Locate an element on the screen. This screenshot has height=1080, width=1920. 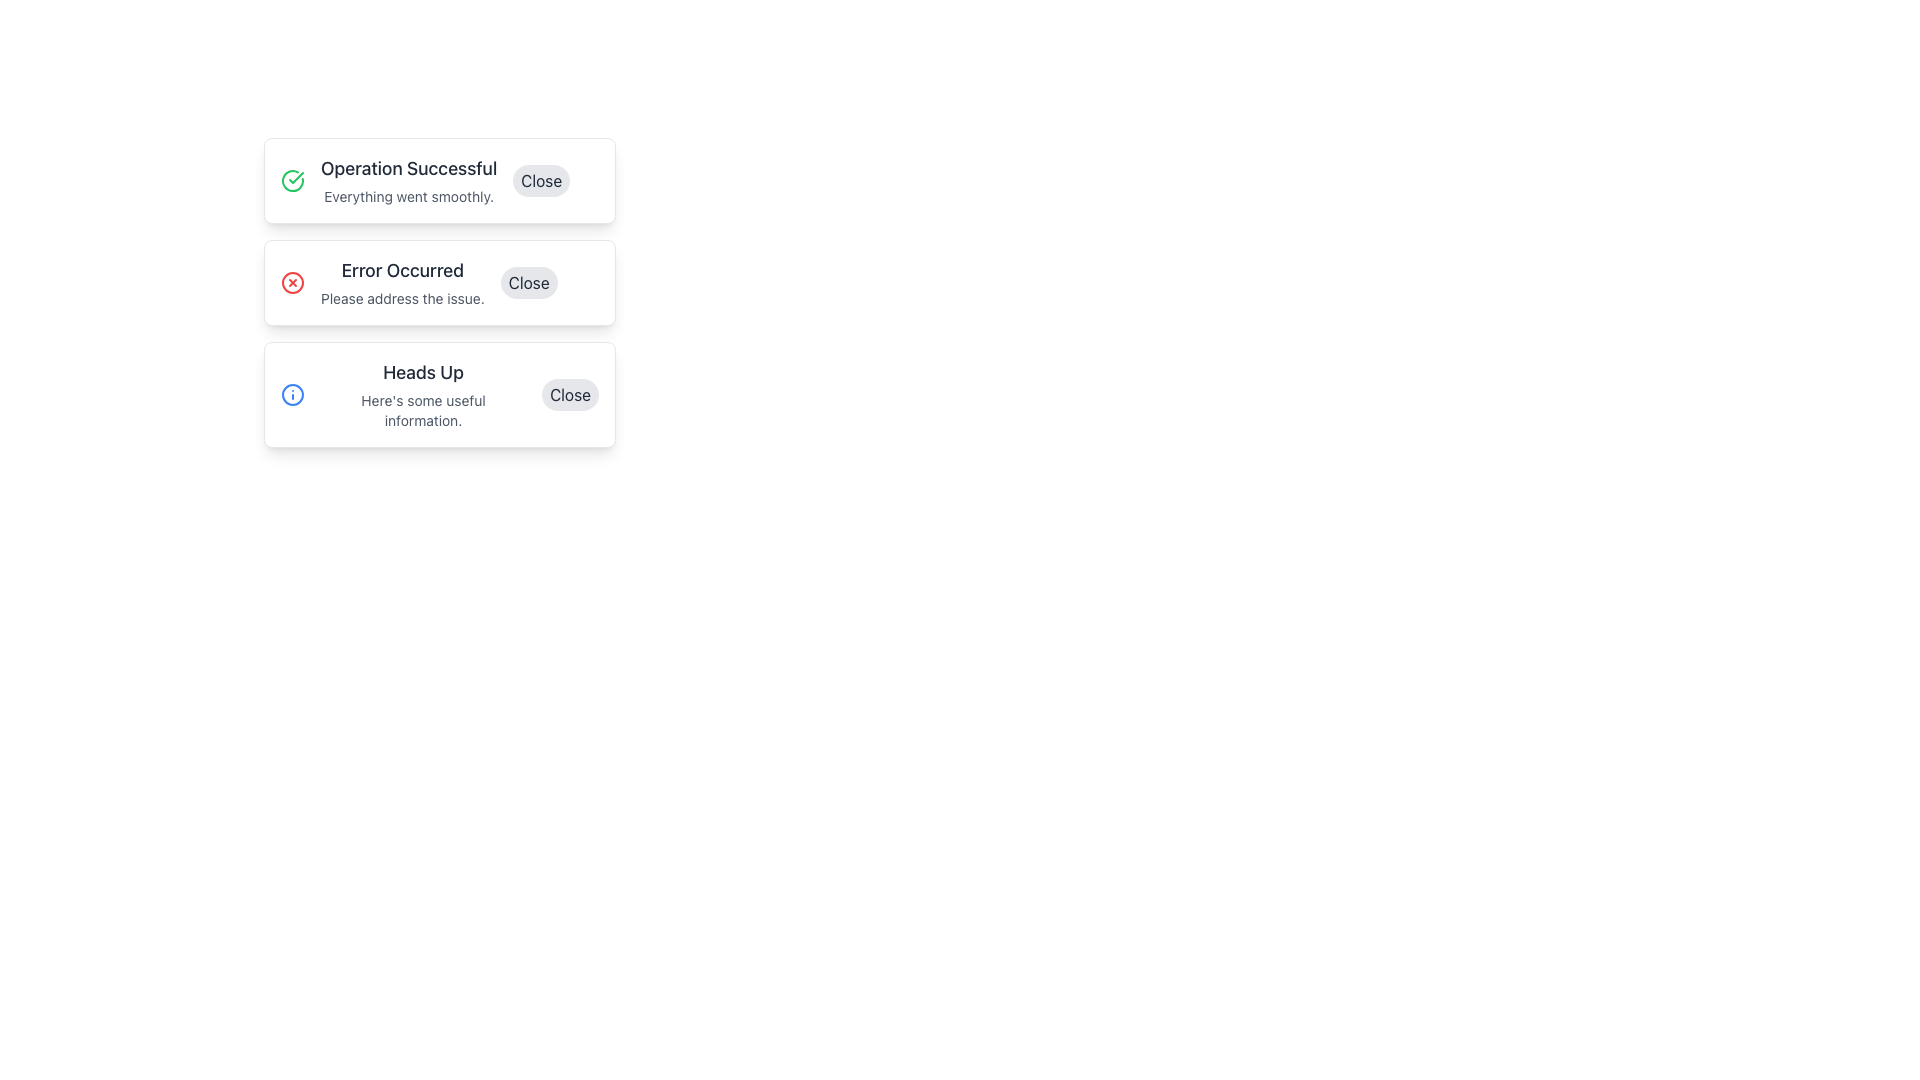
the red circular icon with a bold red cross, located next to the 'Error Occurred' text in the notification box is located at coordinates (291, 282).